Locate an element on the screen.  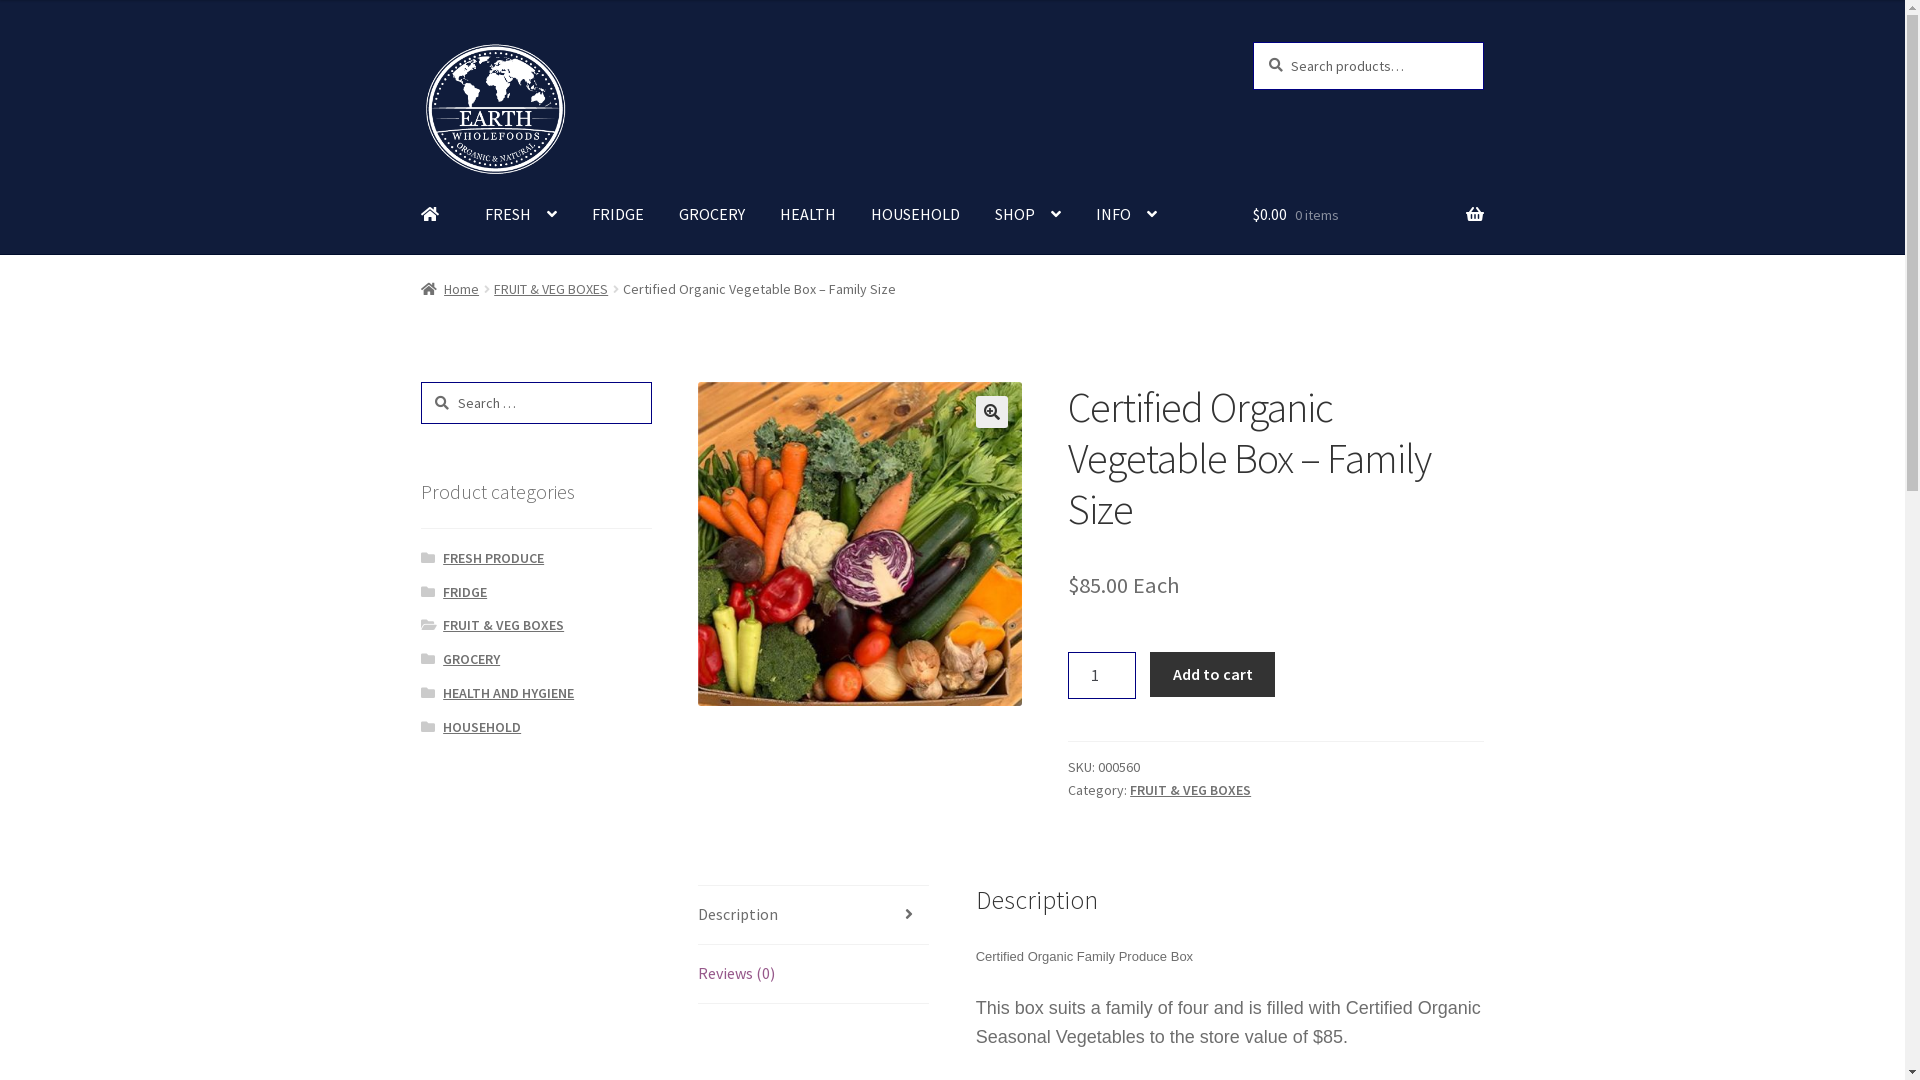
' ' is located at coordinates (435, 216).